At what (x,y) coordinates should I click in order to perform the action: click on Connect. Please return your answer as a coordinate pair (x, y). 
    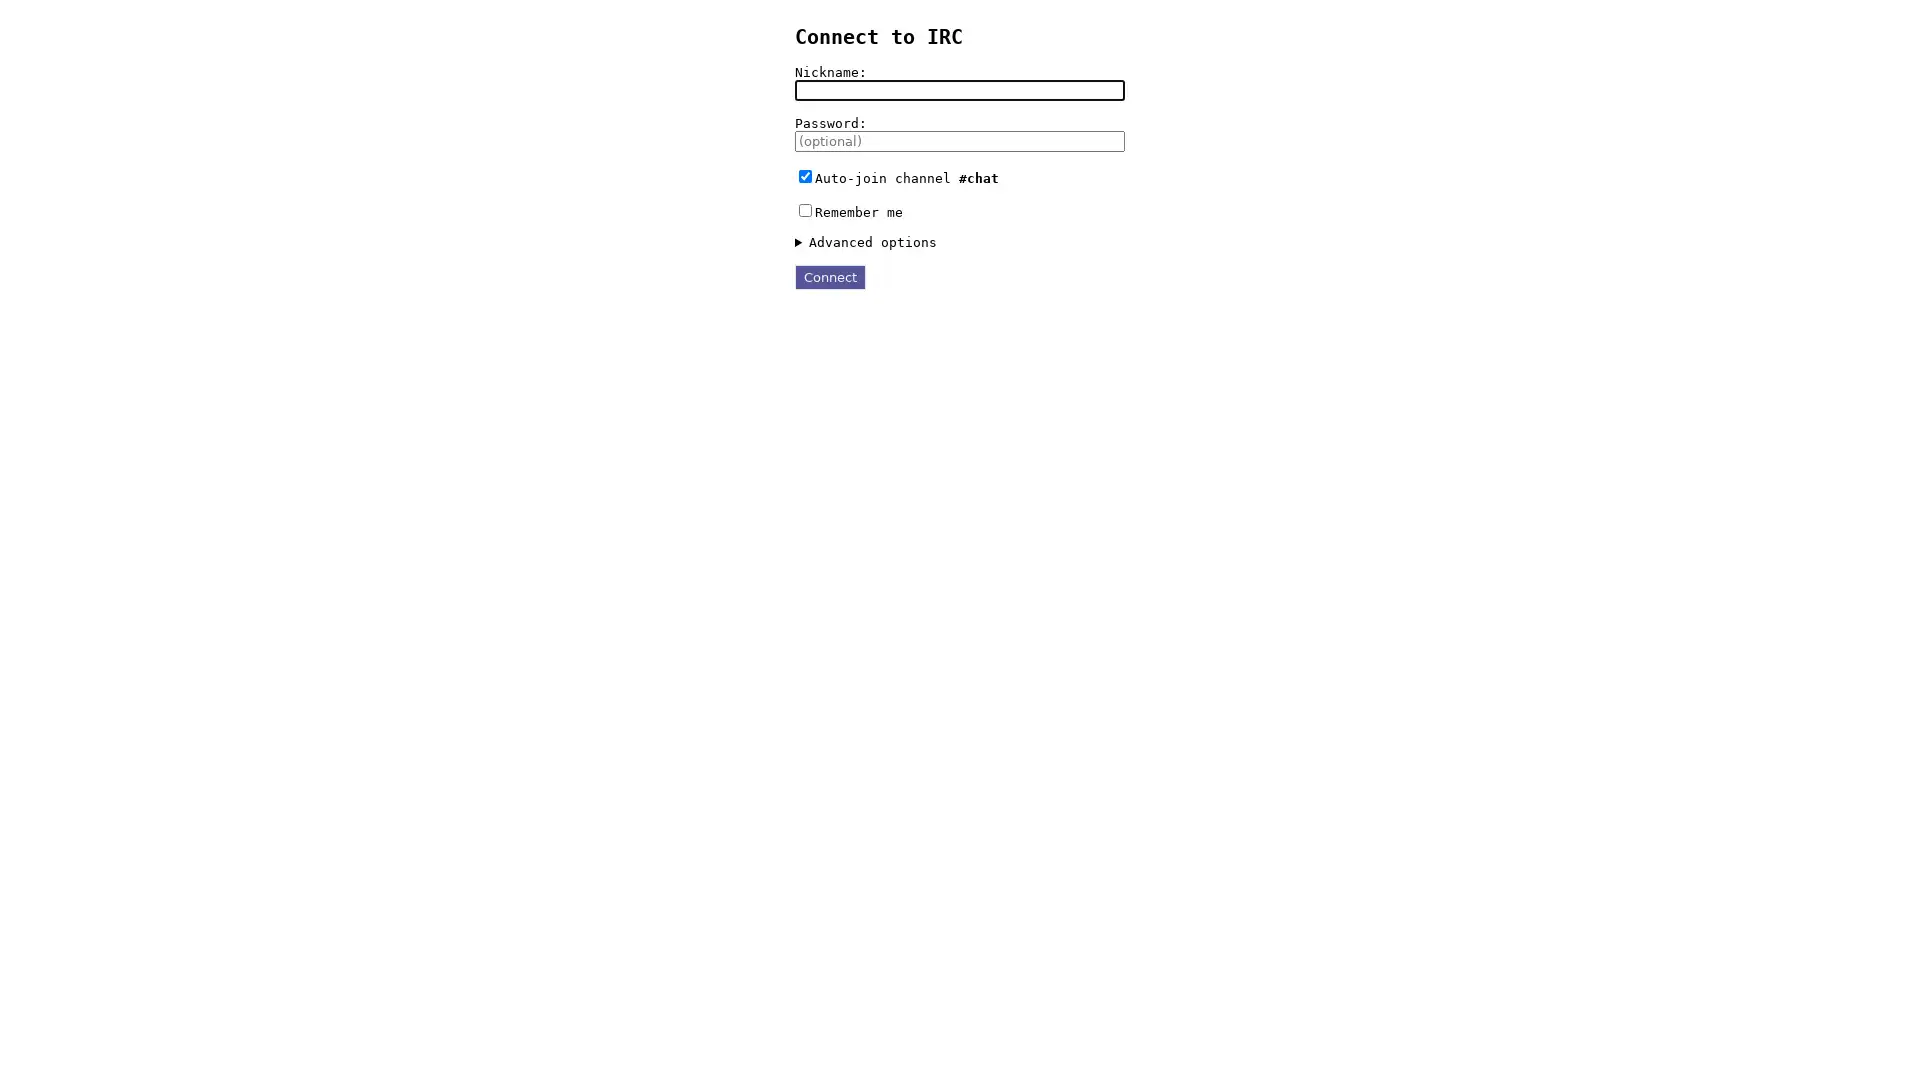
    Looking at the image, I should click on (830, 277).